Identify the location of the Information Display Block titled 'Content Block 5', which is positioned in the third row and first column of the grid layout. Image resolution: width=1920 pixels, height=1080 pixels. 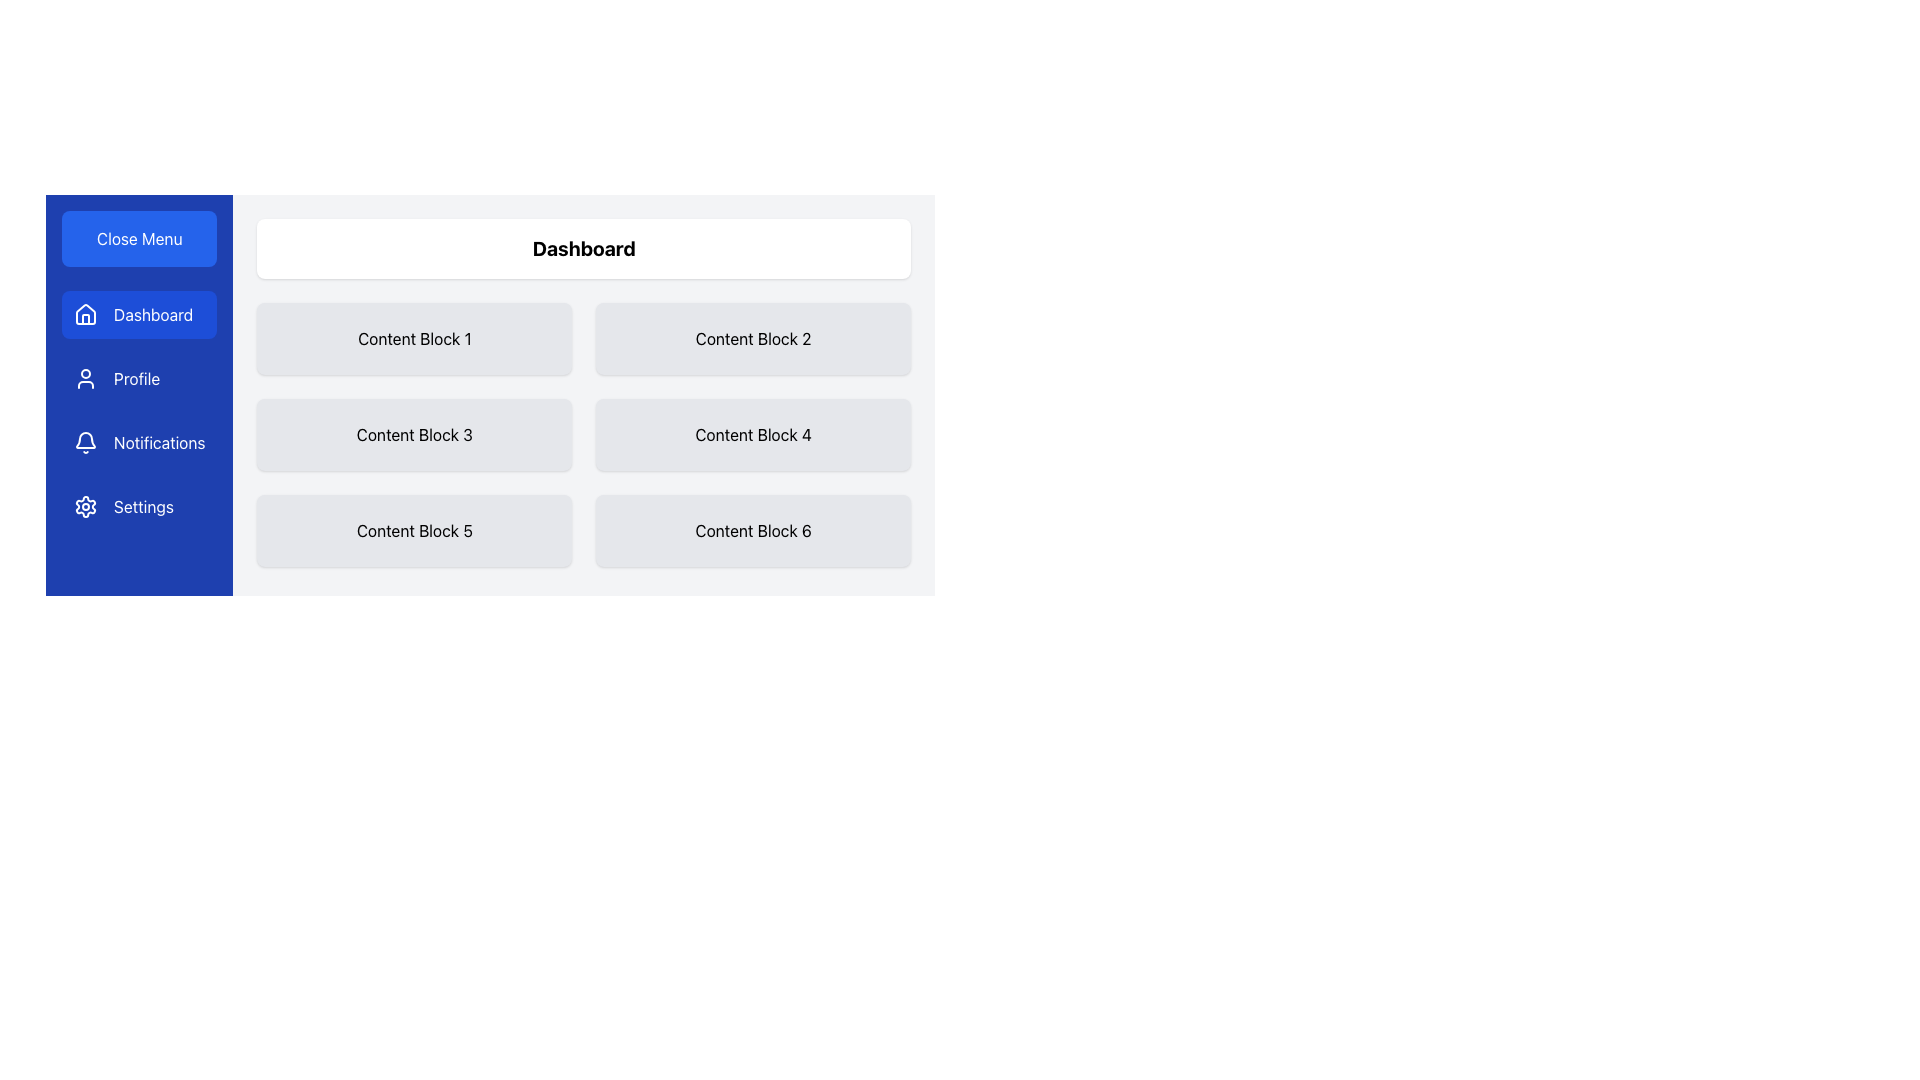
(413, 530).